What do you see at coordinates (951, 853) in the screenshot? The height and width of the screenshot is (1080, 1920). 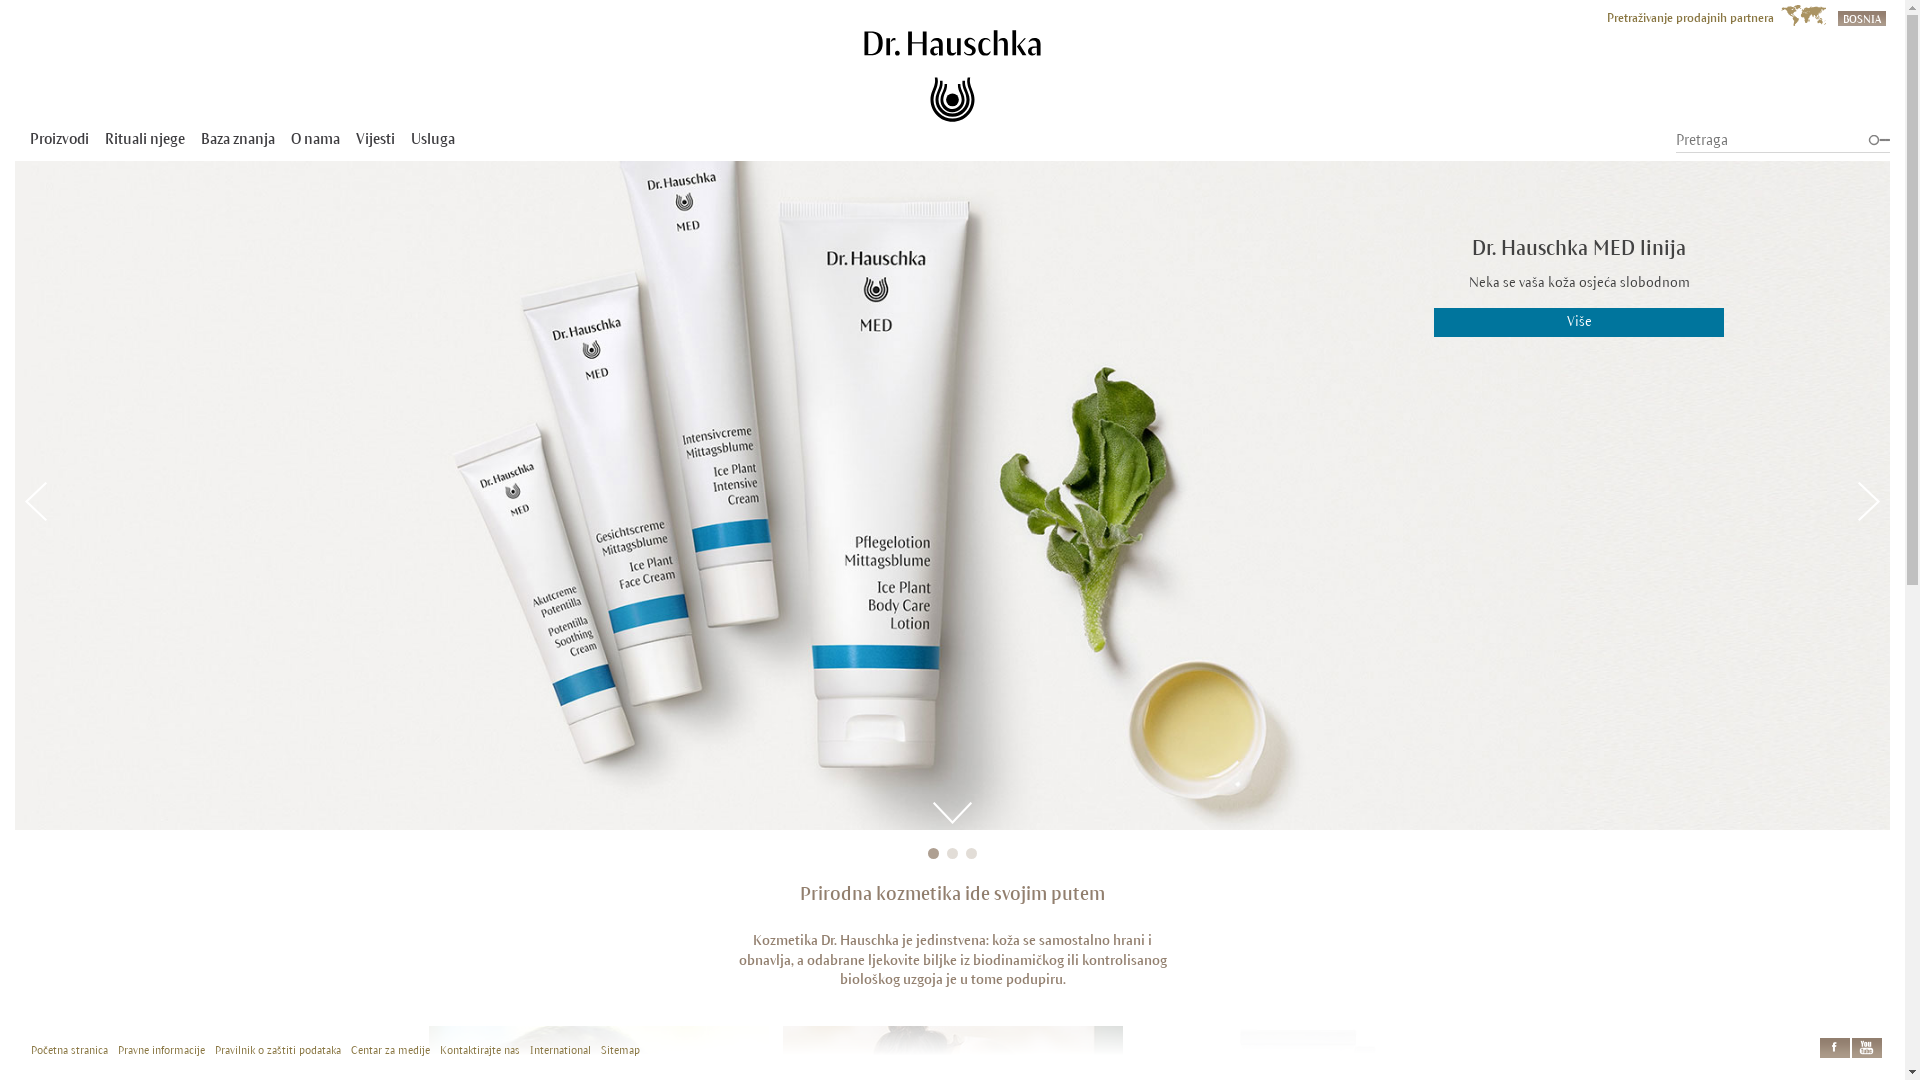 I see `'2'` at bounding box center [951, 853].